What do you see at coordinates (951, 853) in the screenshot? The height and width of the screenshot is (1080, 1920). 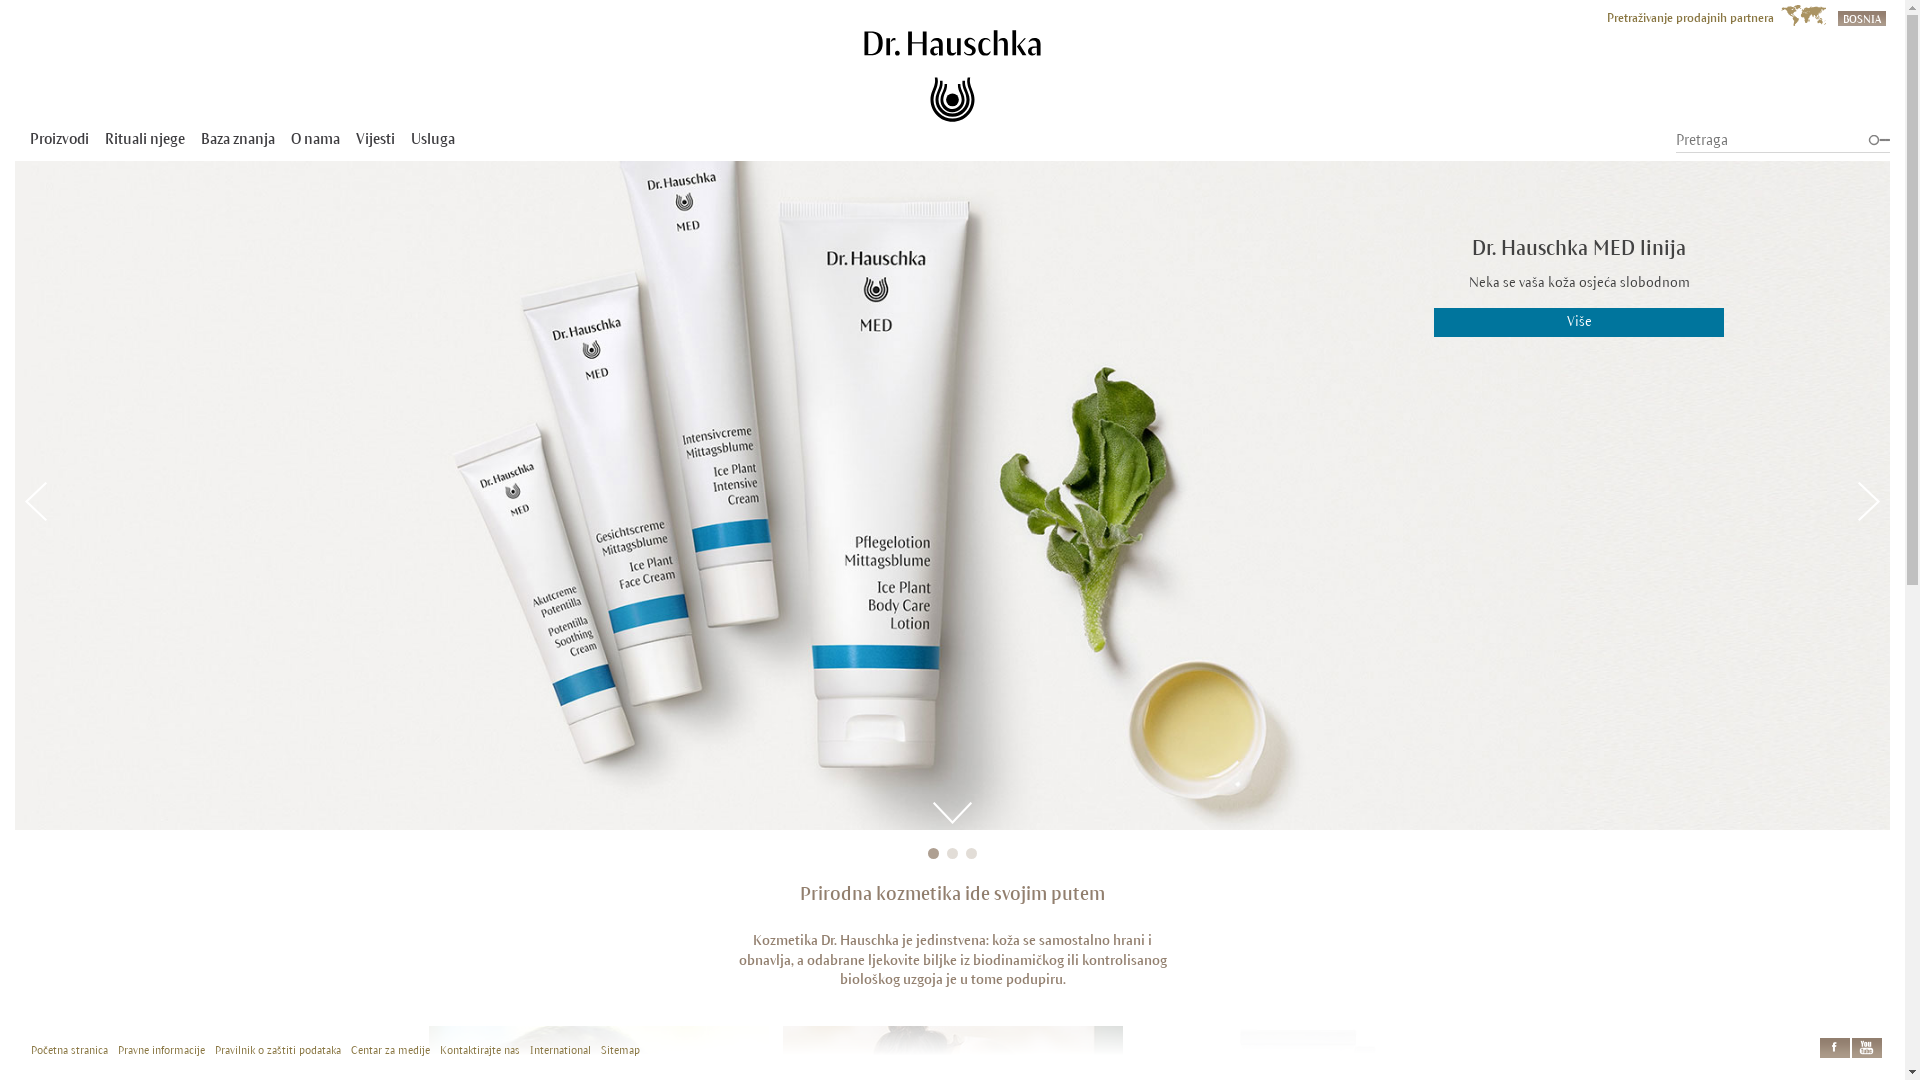 I see `'2'` at bounding box center [951, 853].